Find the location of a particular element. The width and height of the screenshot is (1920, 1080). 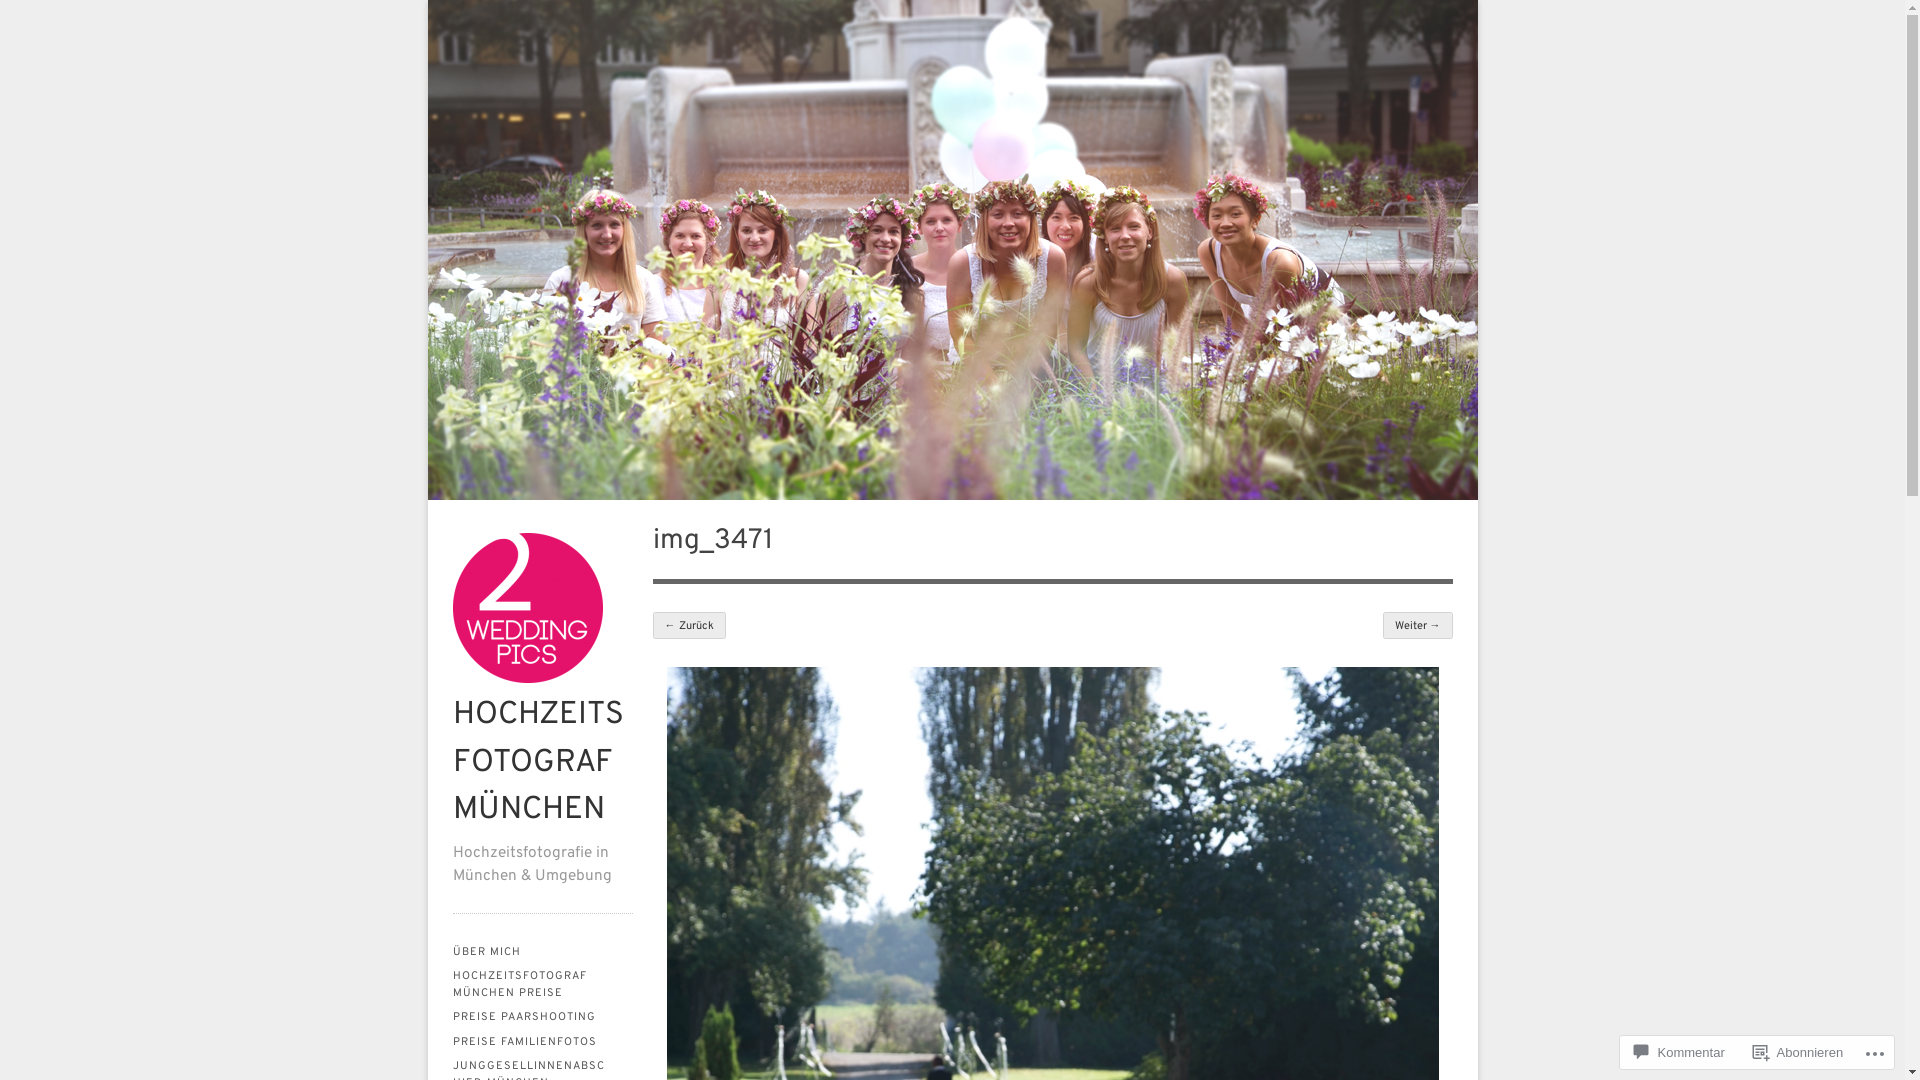

'PREISE FAMILIENFOTOS' is located at coordinates (542, 1041).